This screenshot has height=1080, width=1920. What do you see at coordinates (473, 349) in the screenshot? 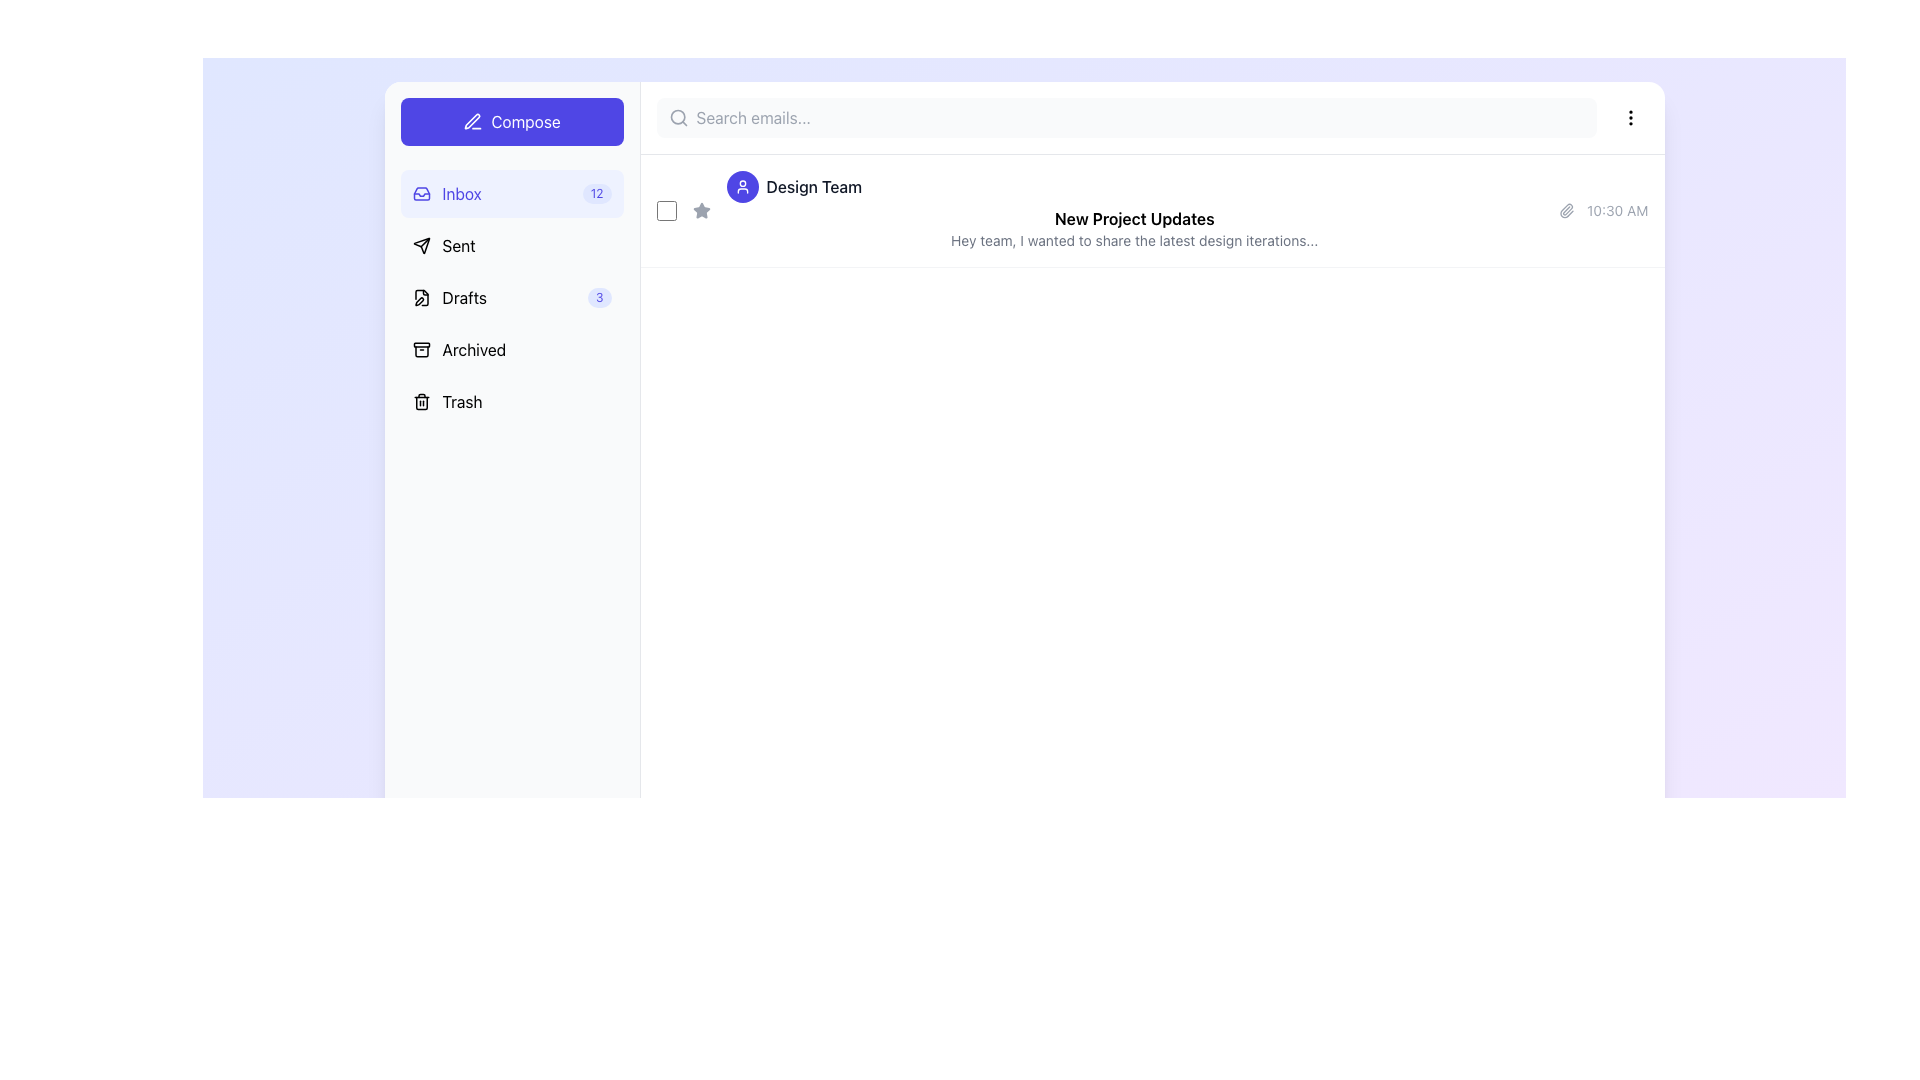
I see `the 'Archived' text label in the vertical navigation menu` at bounding box center [473, 349].